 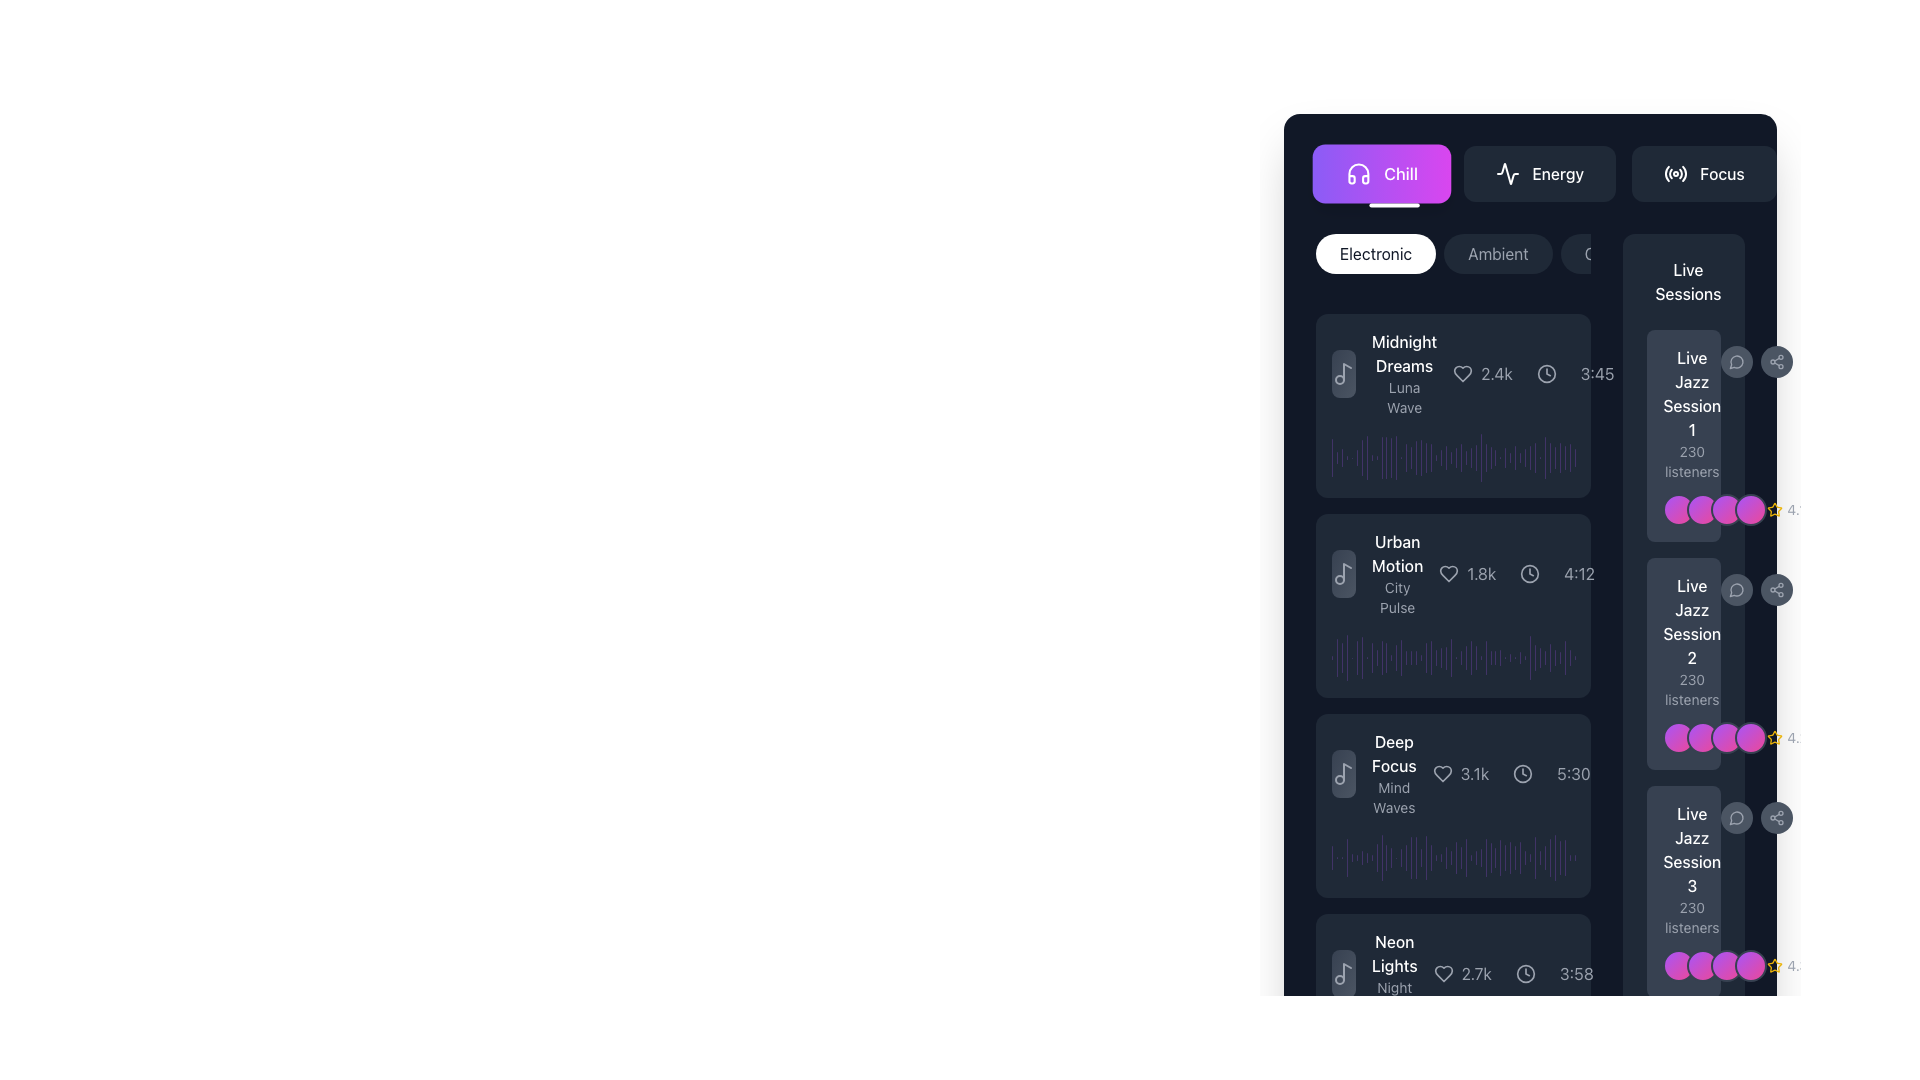 What do you see at coordinates (1442, 773) in the screenshot?
I see `the heart icon located to the left of the '3.1k' count label in the third row of music entries labeled 'Deep Focus' to like or unlike` at bounding box center [1442, 773].